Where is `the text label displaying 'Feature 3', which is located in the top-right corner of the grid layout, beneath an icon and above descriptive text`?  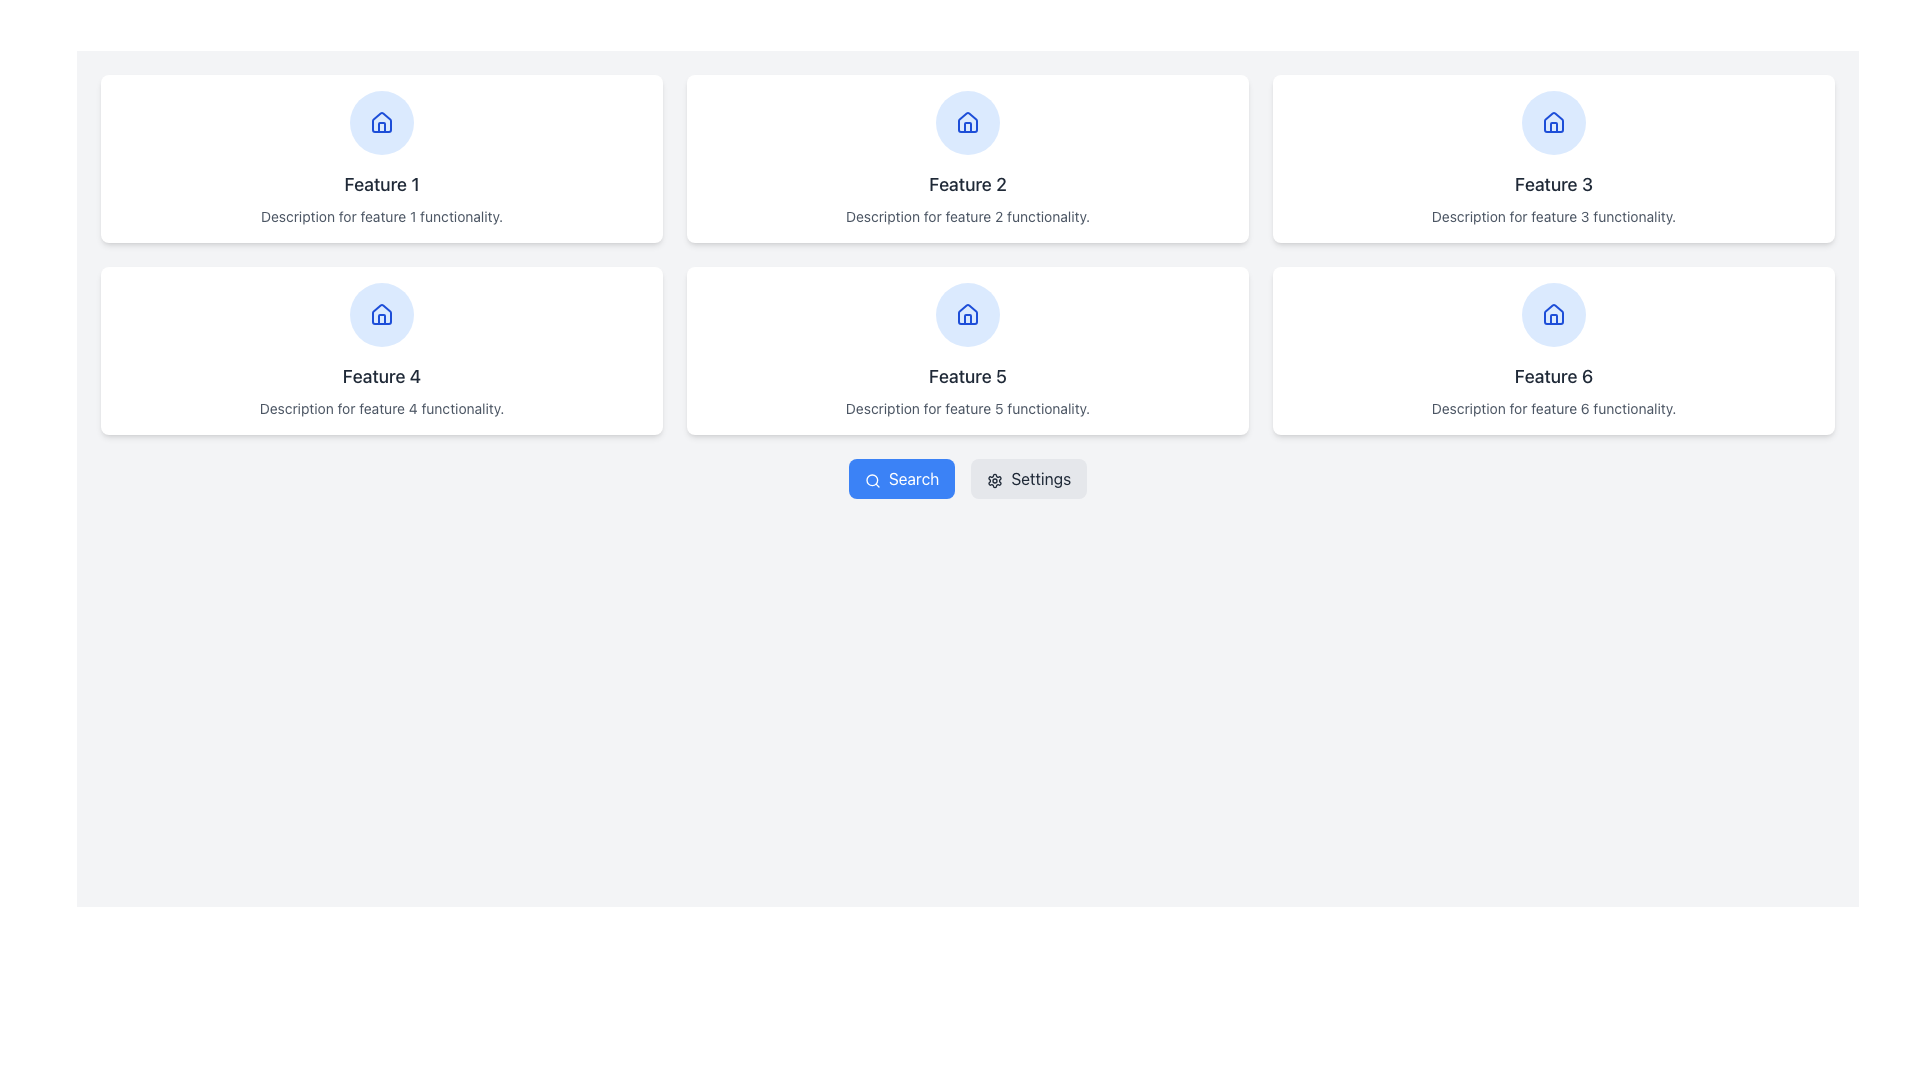 the text label displaying 'Feature 3', which is located in the top-right corner of the grid layout, beneath an icon and above descriptive text is located at coordinates (1553, 185).